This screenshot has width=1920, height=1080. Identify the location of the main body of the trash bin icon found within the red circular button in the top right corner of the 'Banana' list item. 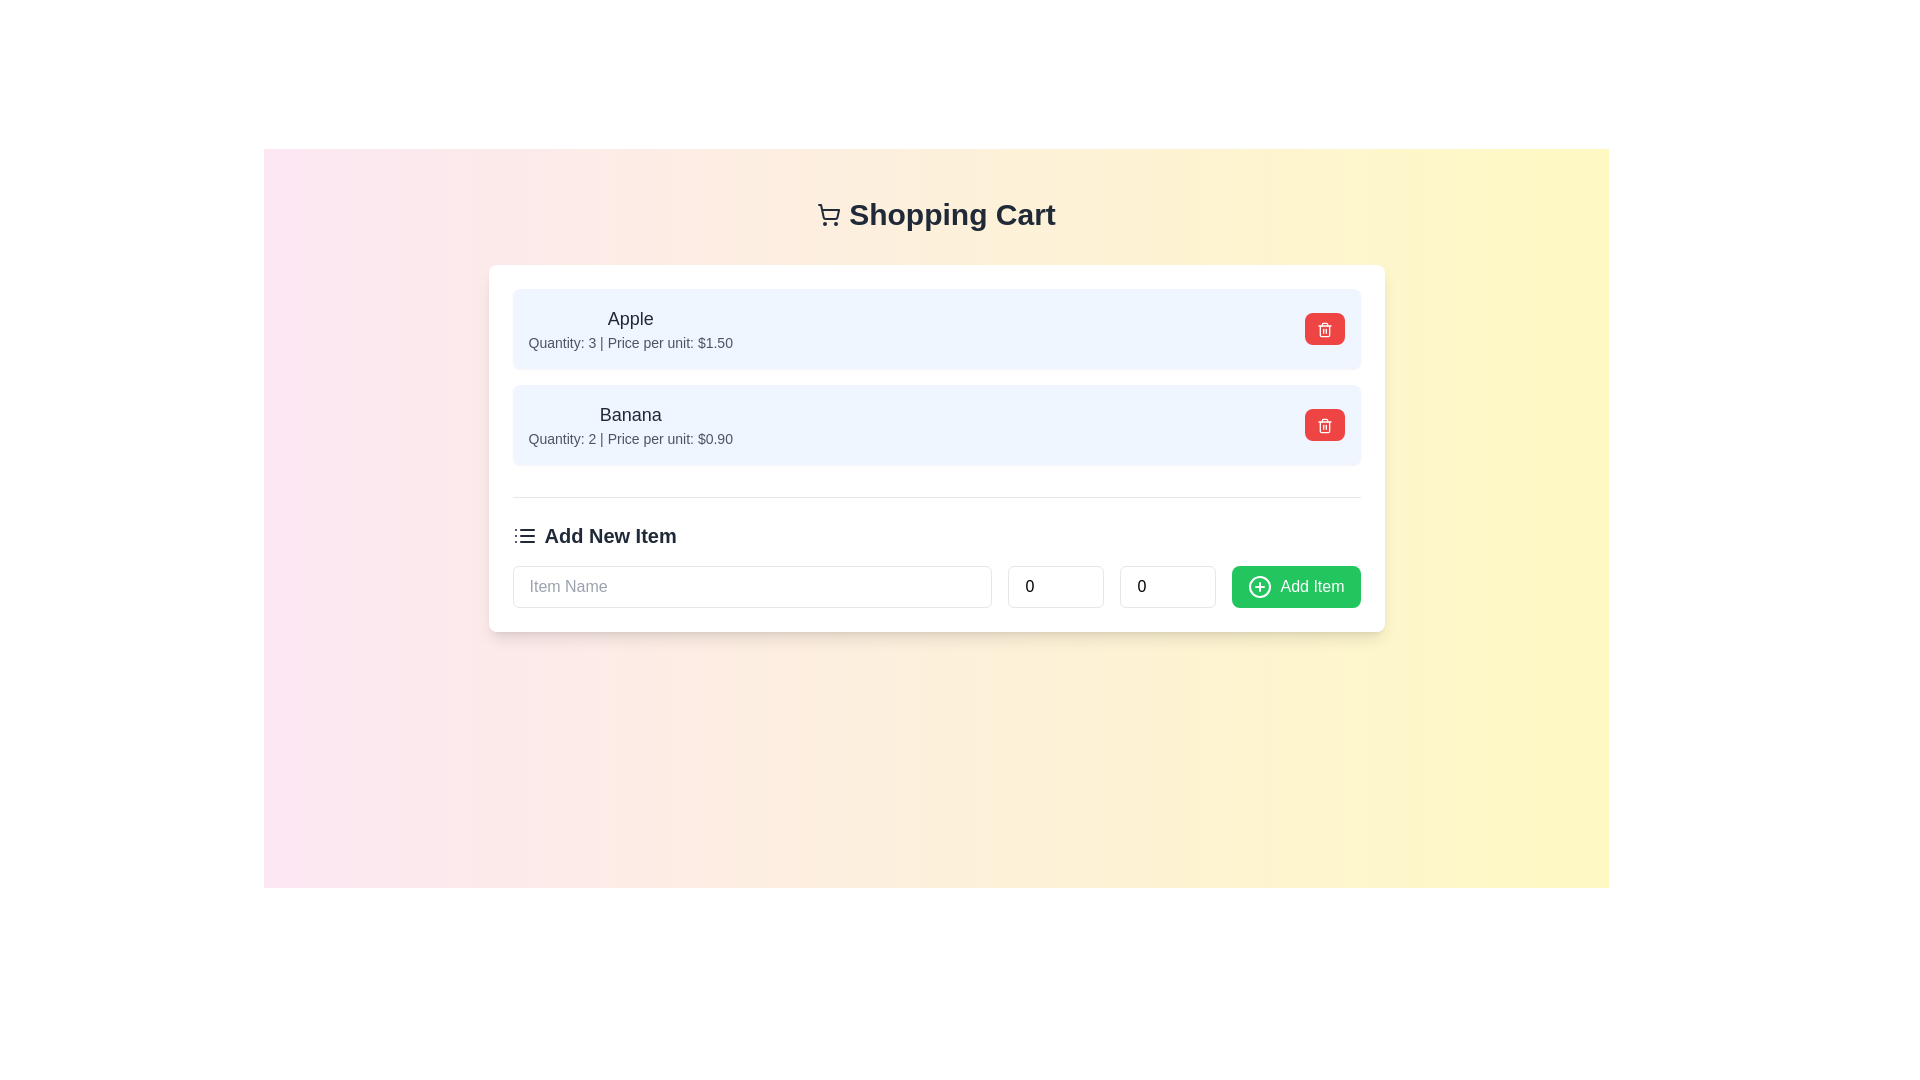
(1324, 426).